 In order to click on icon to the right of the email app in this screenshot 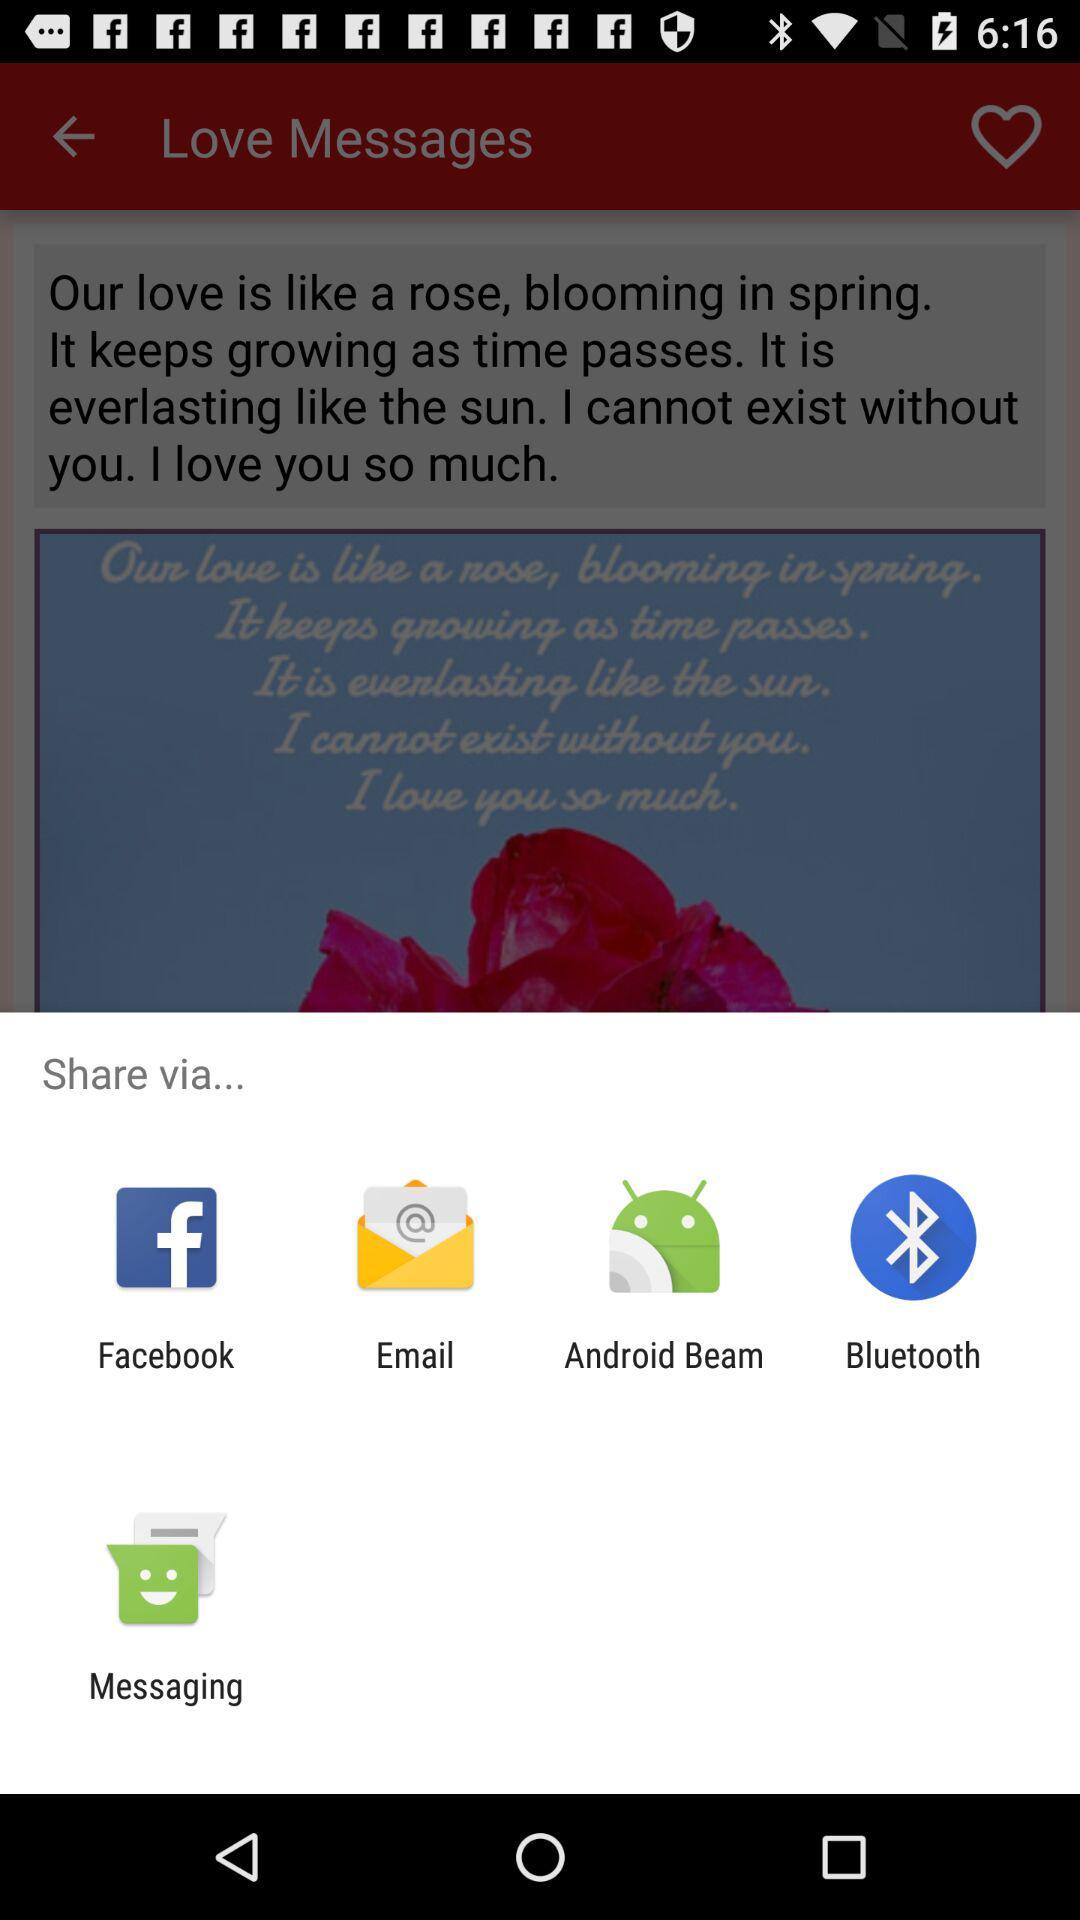, I will do `click(664, 1374)`.